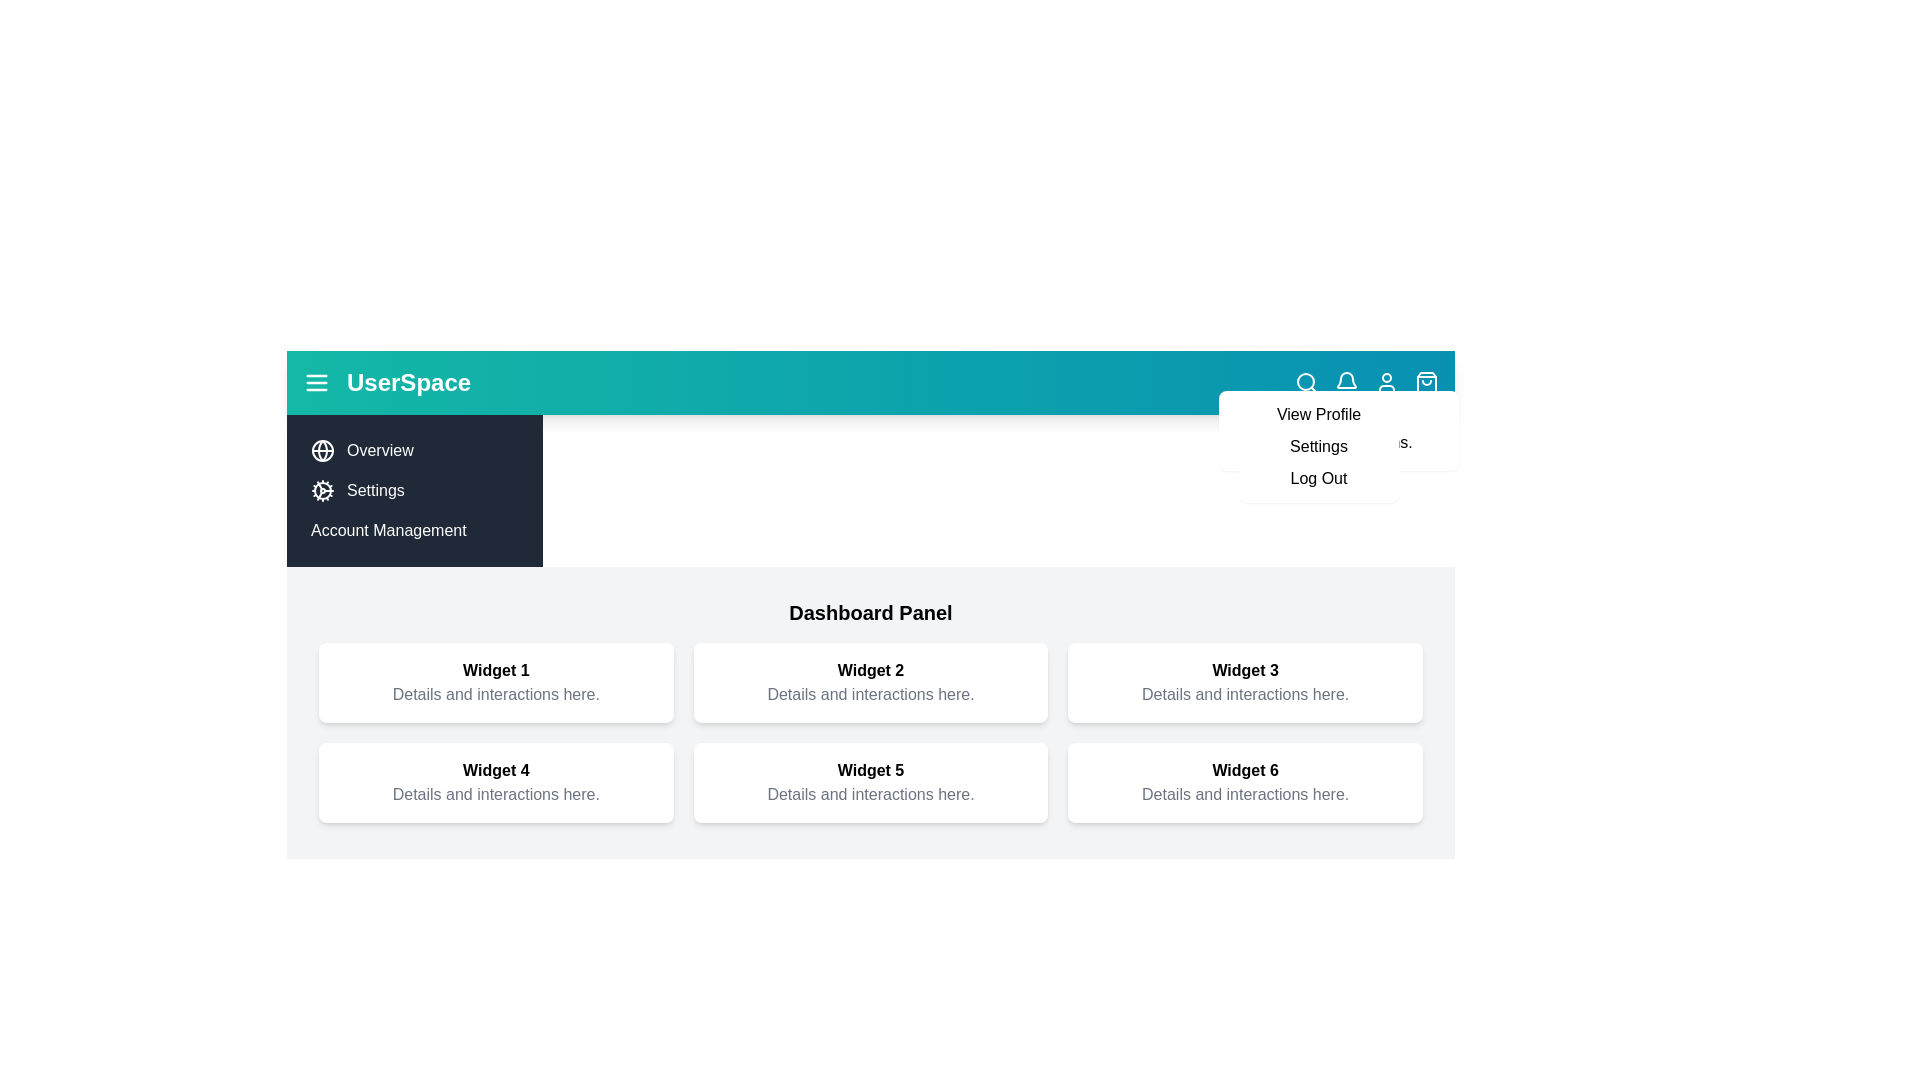 The image size is (1920, 1080). Describe the element at coordinates (1244, 693) in the screenshot. I see `the text label that contains 'Details and interactions here.' within the card labeled 'Widget 3' in the top-right section of the Dashboard Panel` at that location.